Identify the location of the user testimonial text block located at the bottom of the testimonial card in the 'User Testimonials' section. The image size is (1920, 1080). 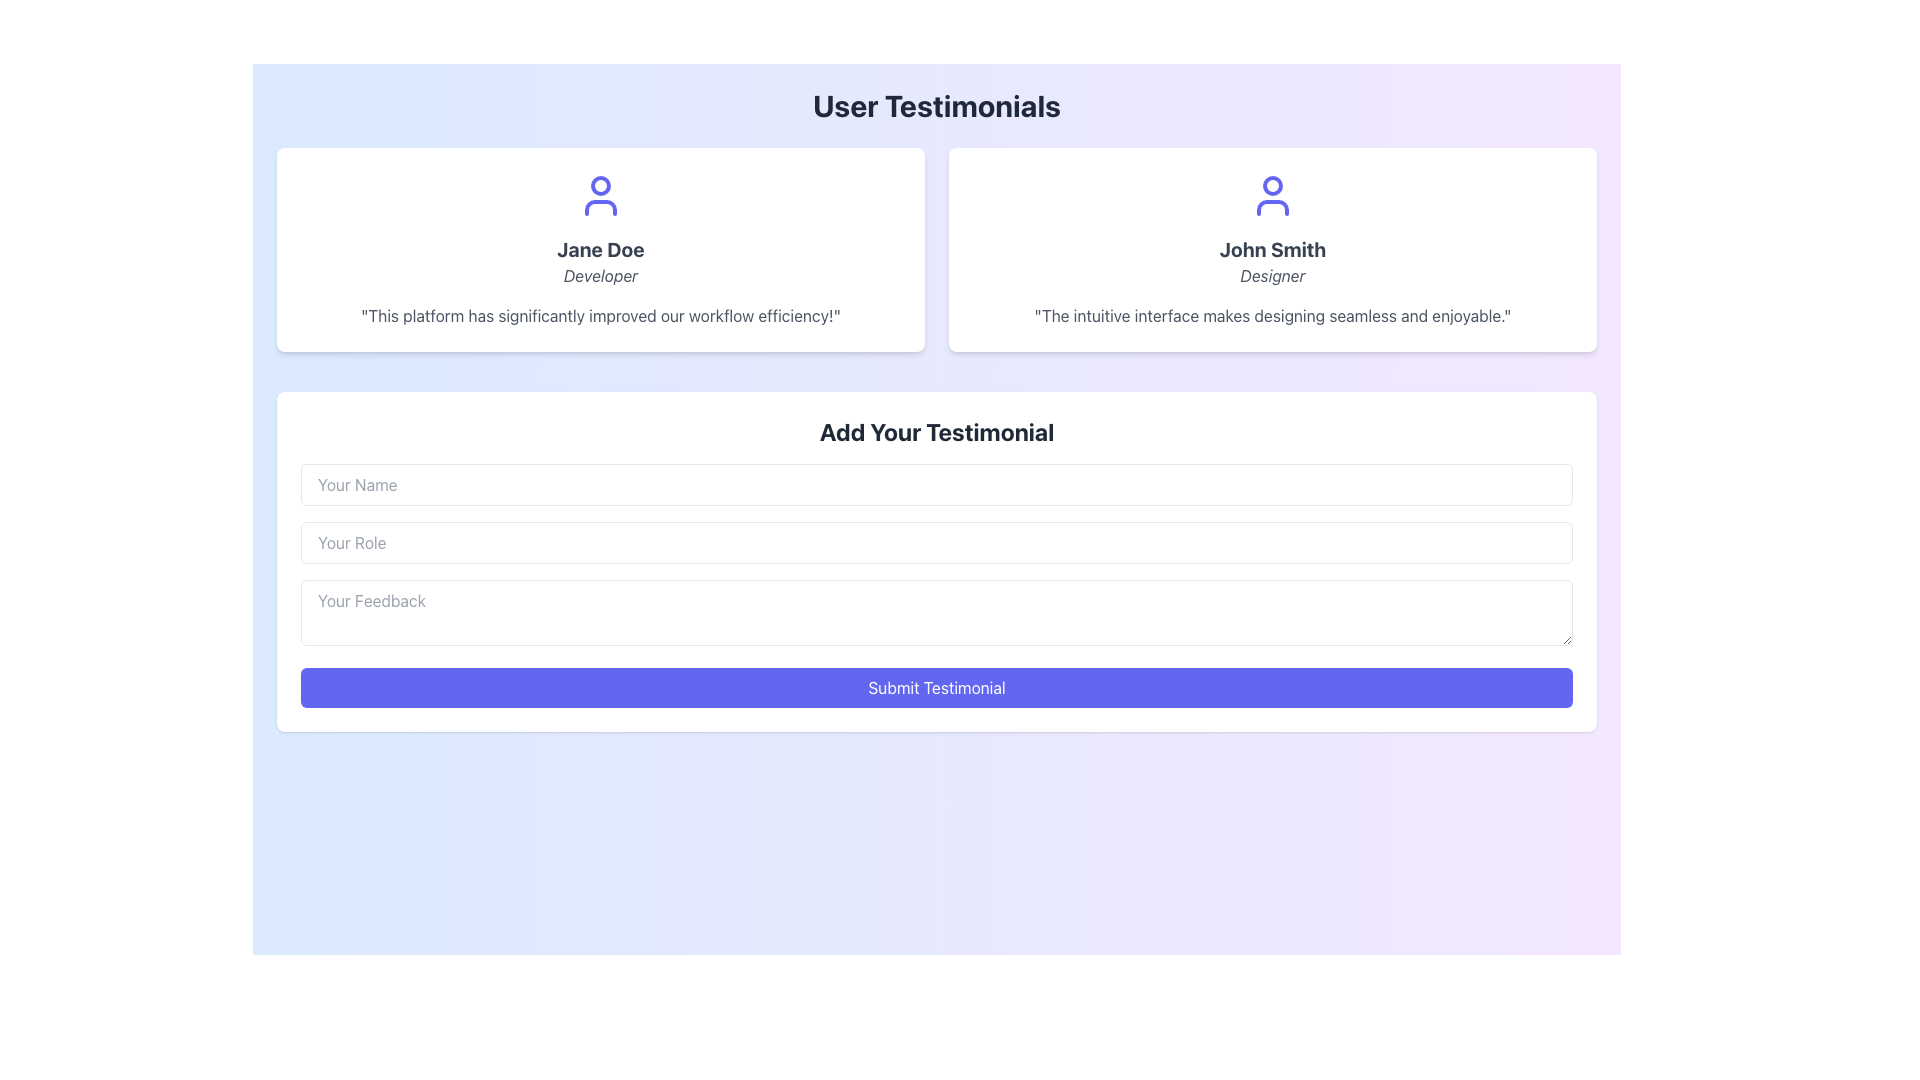
(1271, 315).